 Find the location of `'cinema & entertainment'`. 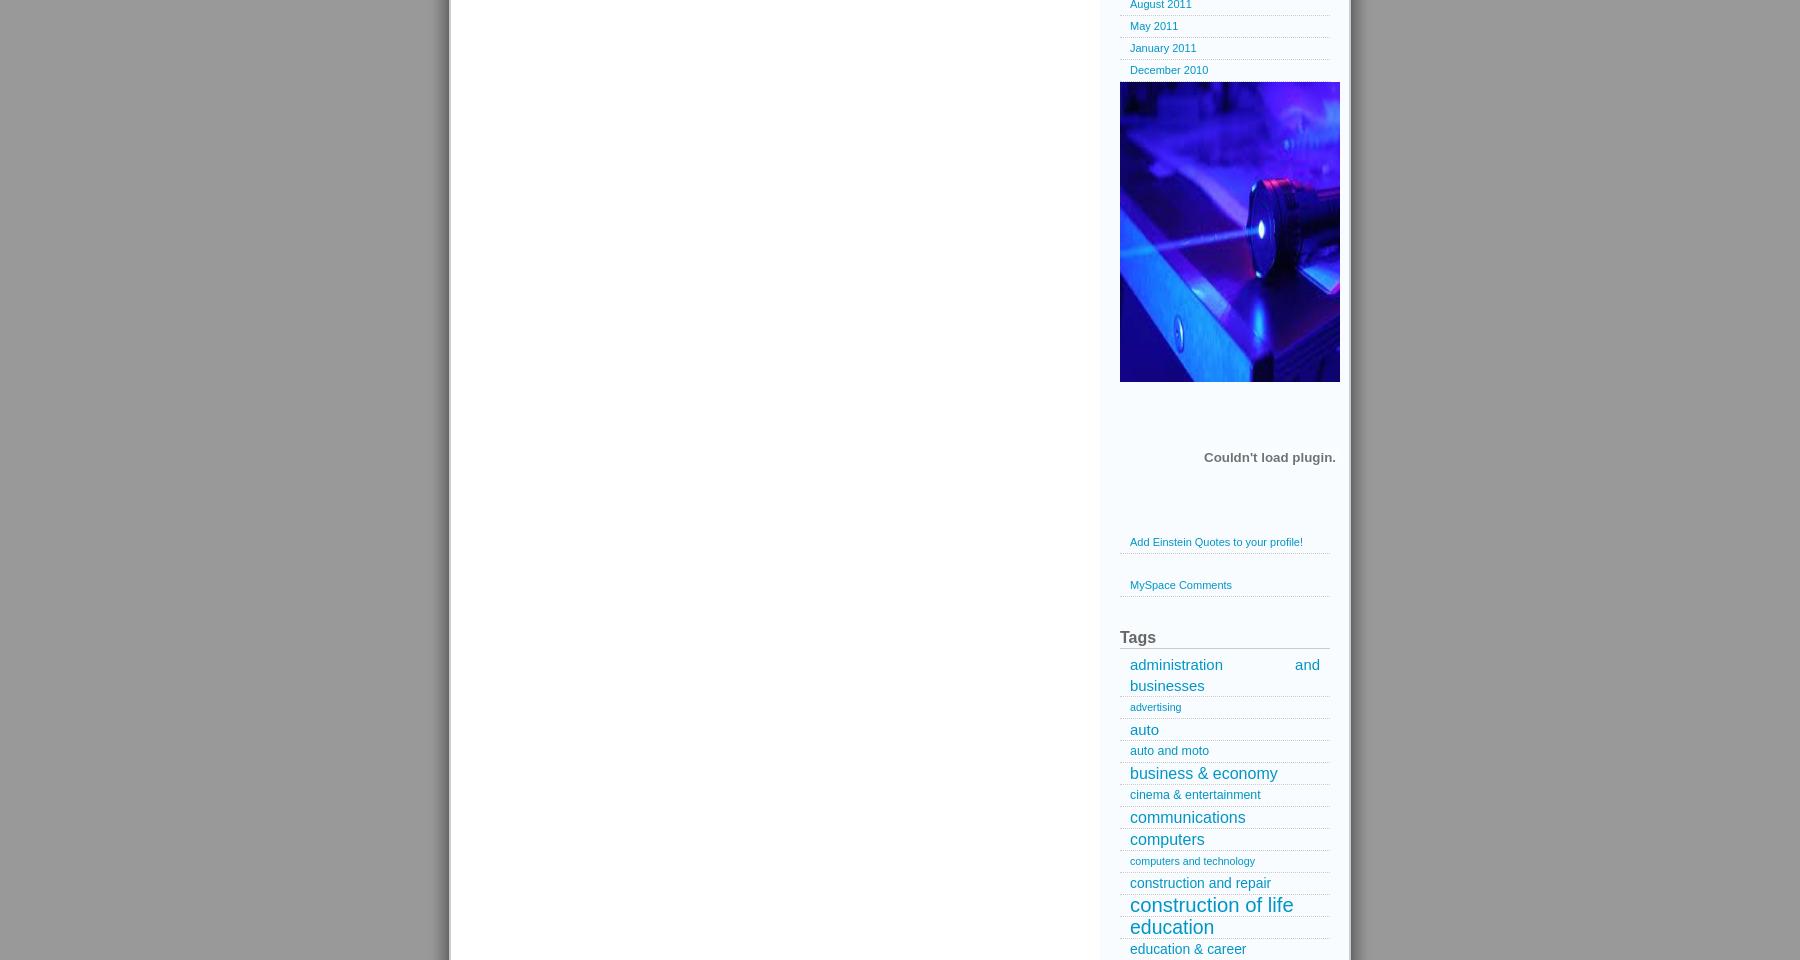

'cinema & entertainment' is located at coordinates (1129, 794).